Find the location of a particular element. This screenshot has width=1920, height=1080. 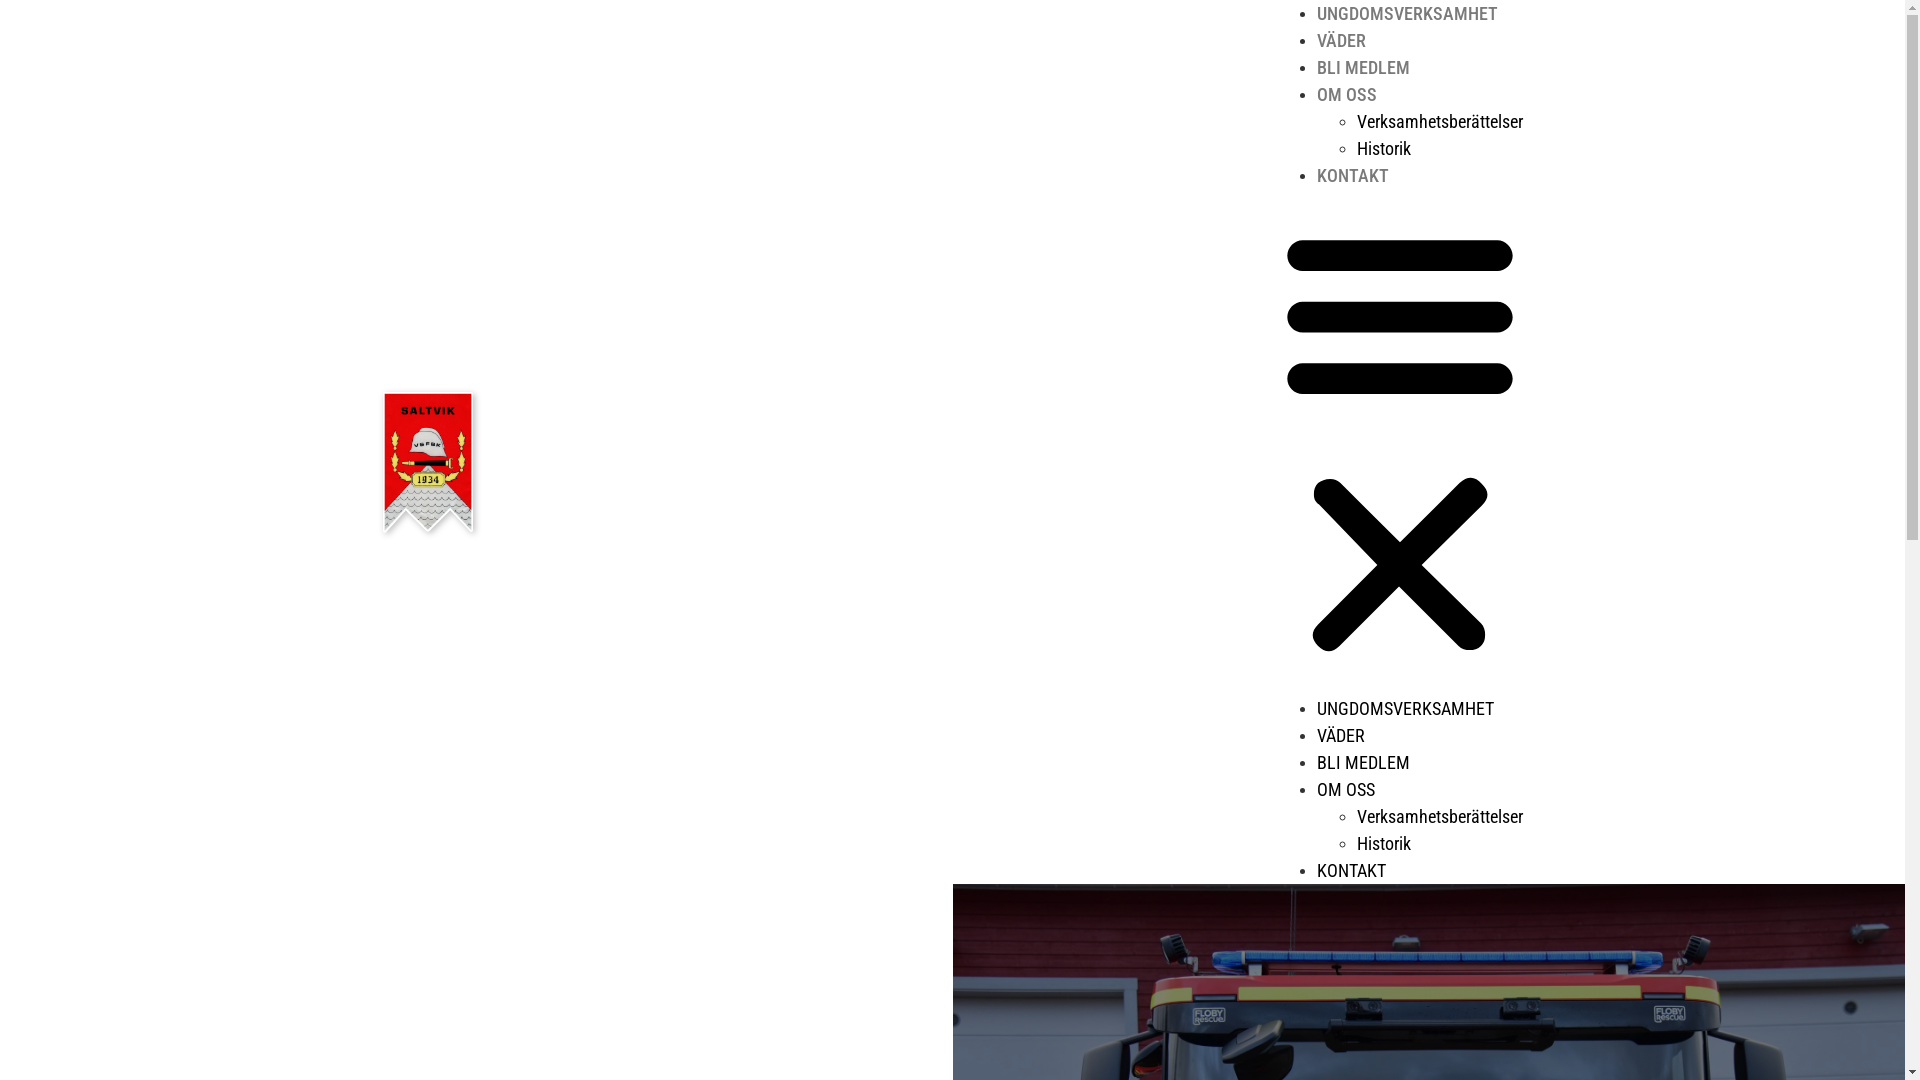

'UNGDOMSVERKSAMHET' is located at coordinates (1403, 707).